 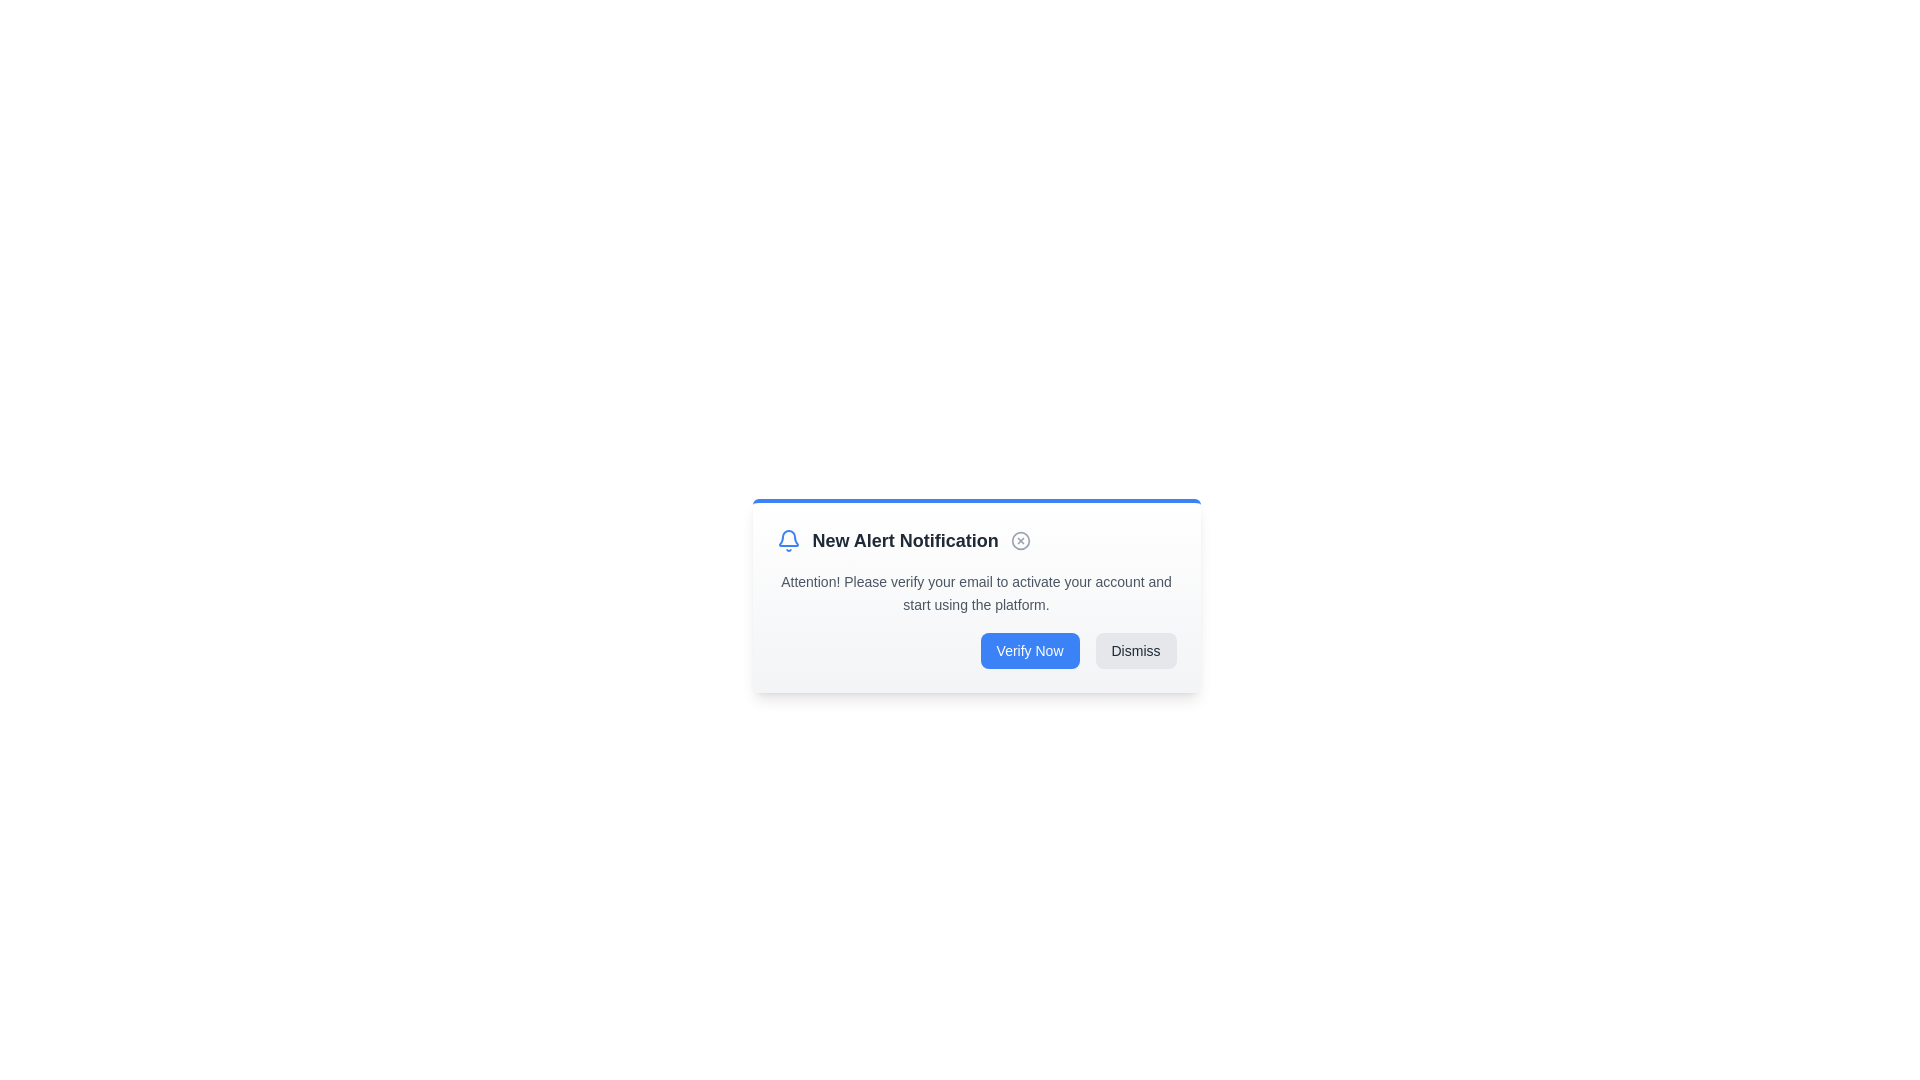 What do you see at coordinates (976, 540) in the screenshot?
I see `the Header element that features a bell icon and the text 'New Alert Notification', which is aligned to the left and positioned at the top of the card-like interface` at bounding box center [976, 540].